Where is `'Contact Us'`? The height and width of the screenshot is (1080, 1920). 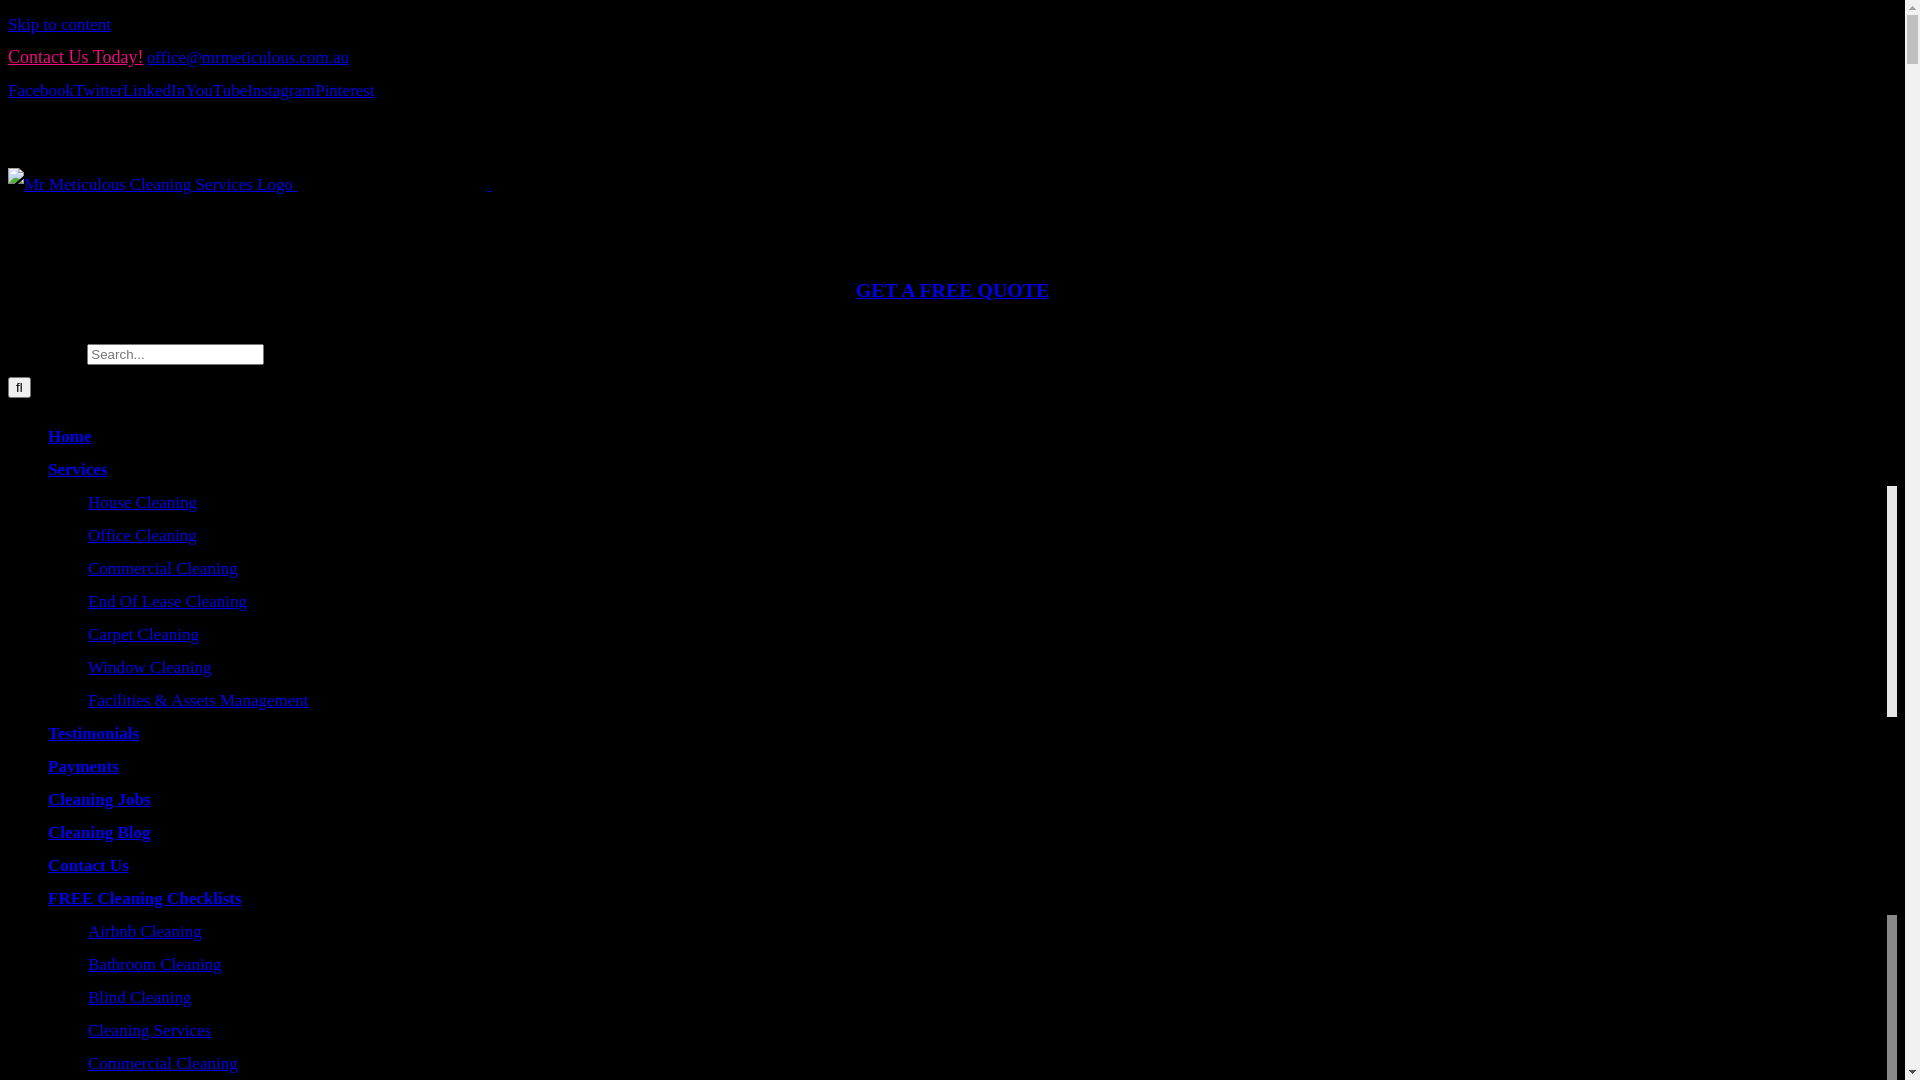 'Contact Us' is located at coordinates (87, 864).